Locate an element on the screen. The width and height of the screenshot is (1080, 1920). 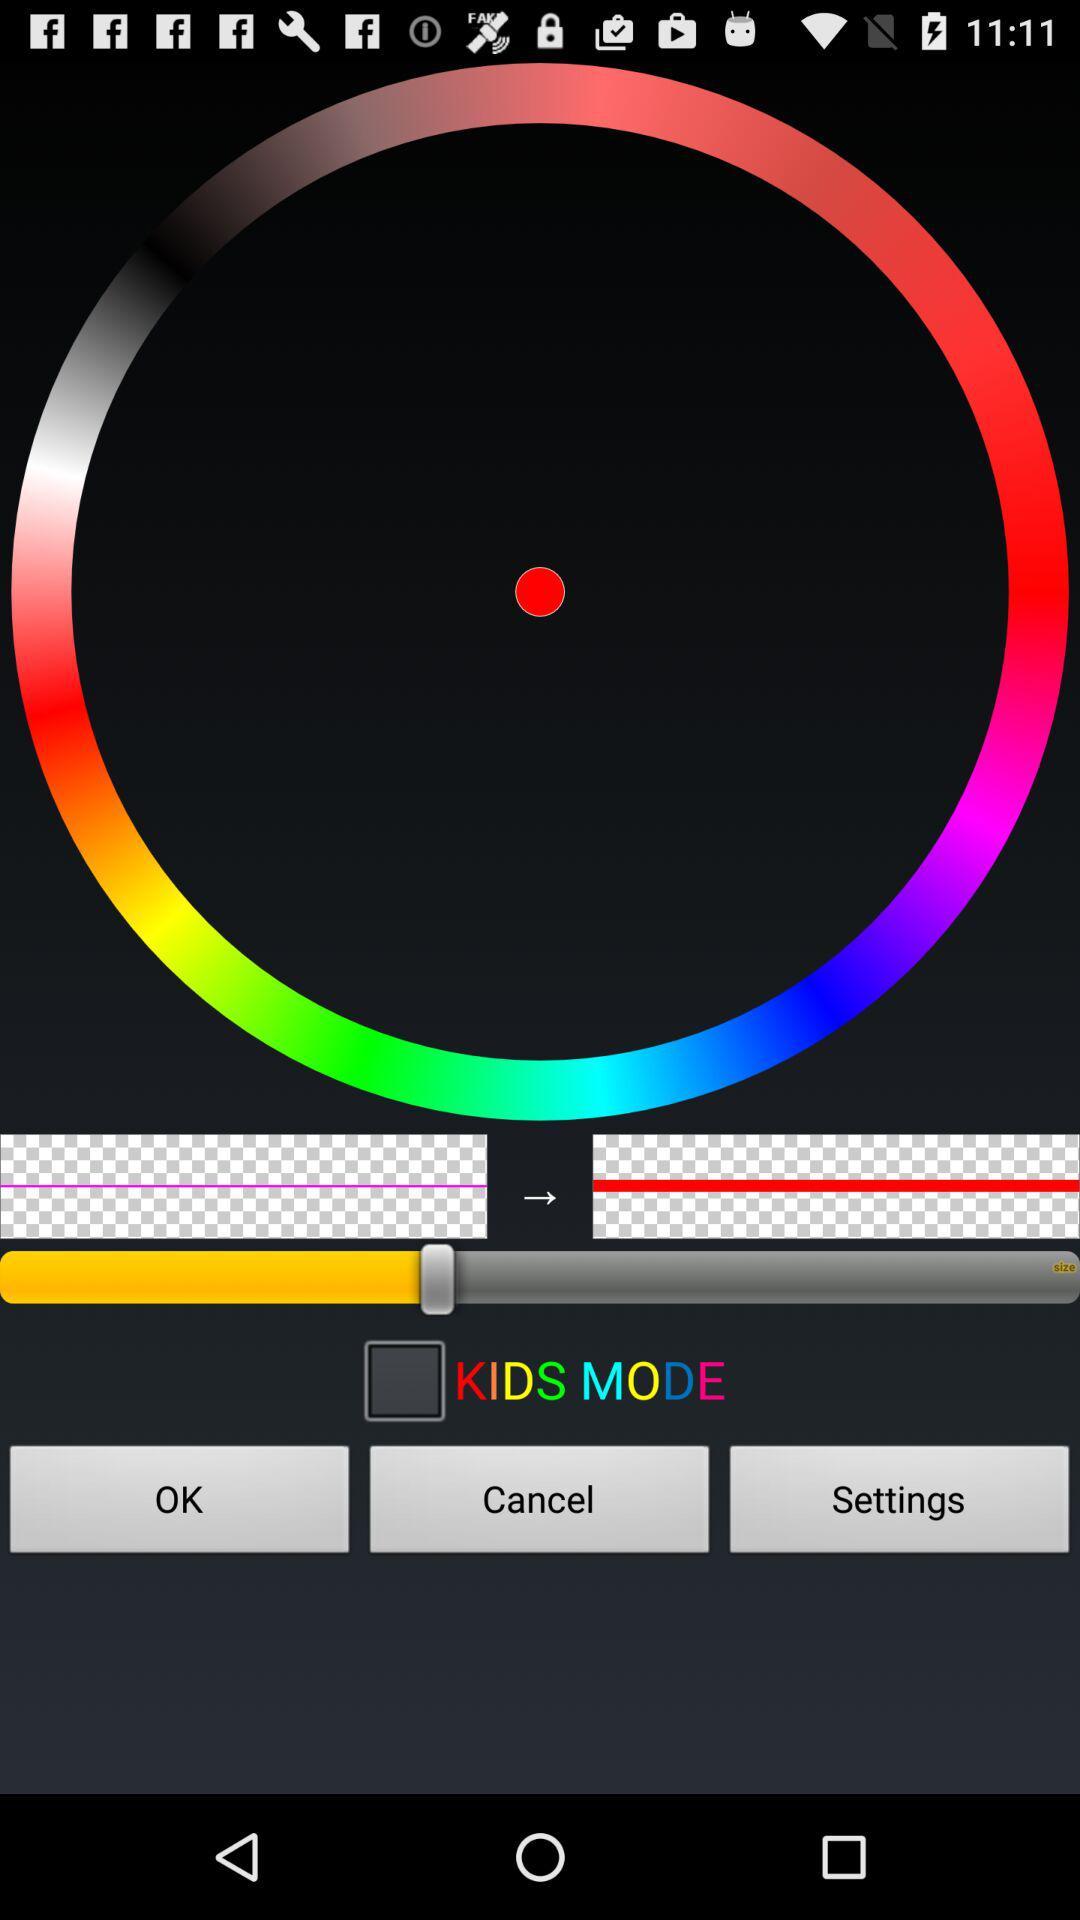
item below the kids mode is located at coordinates (898, 1505).